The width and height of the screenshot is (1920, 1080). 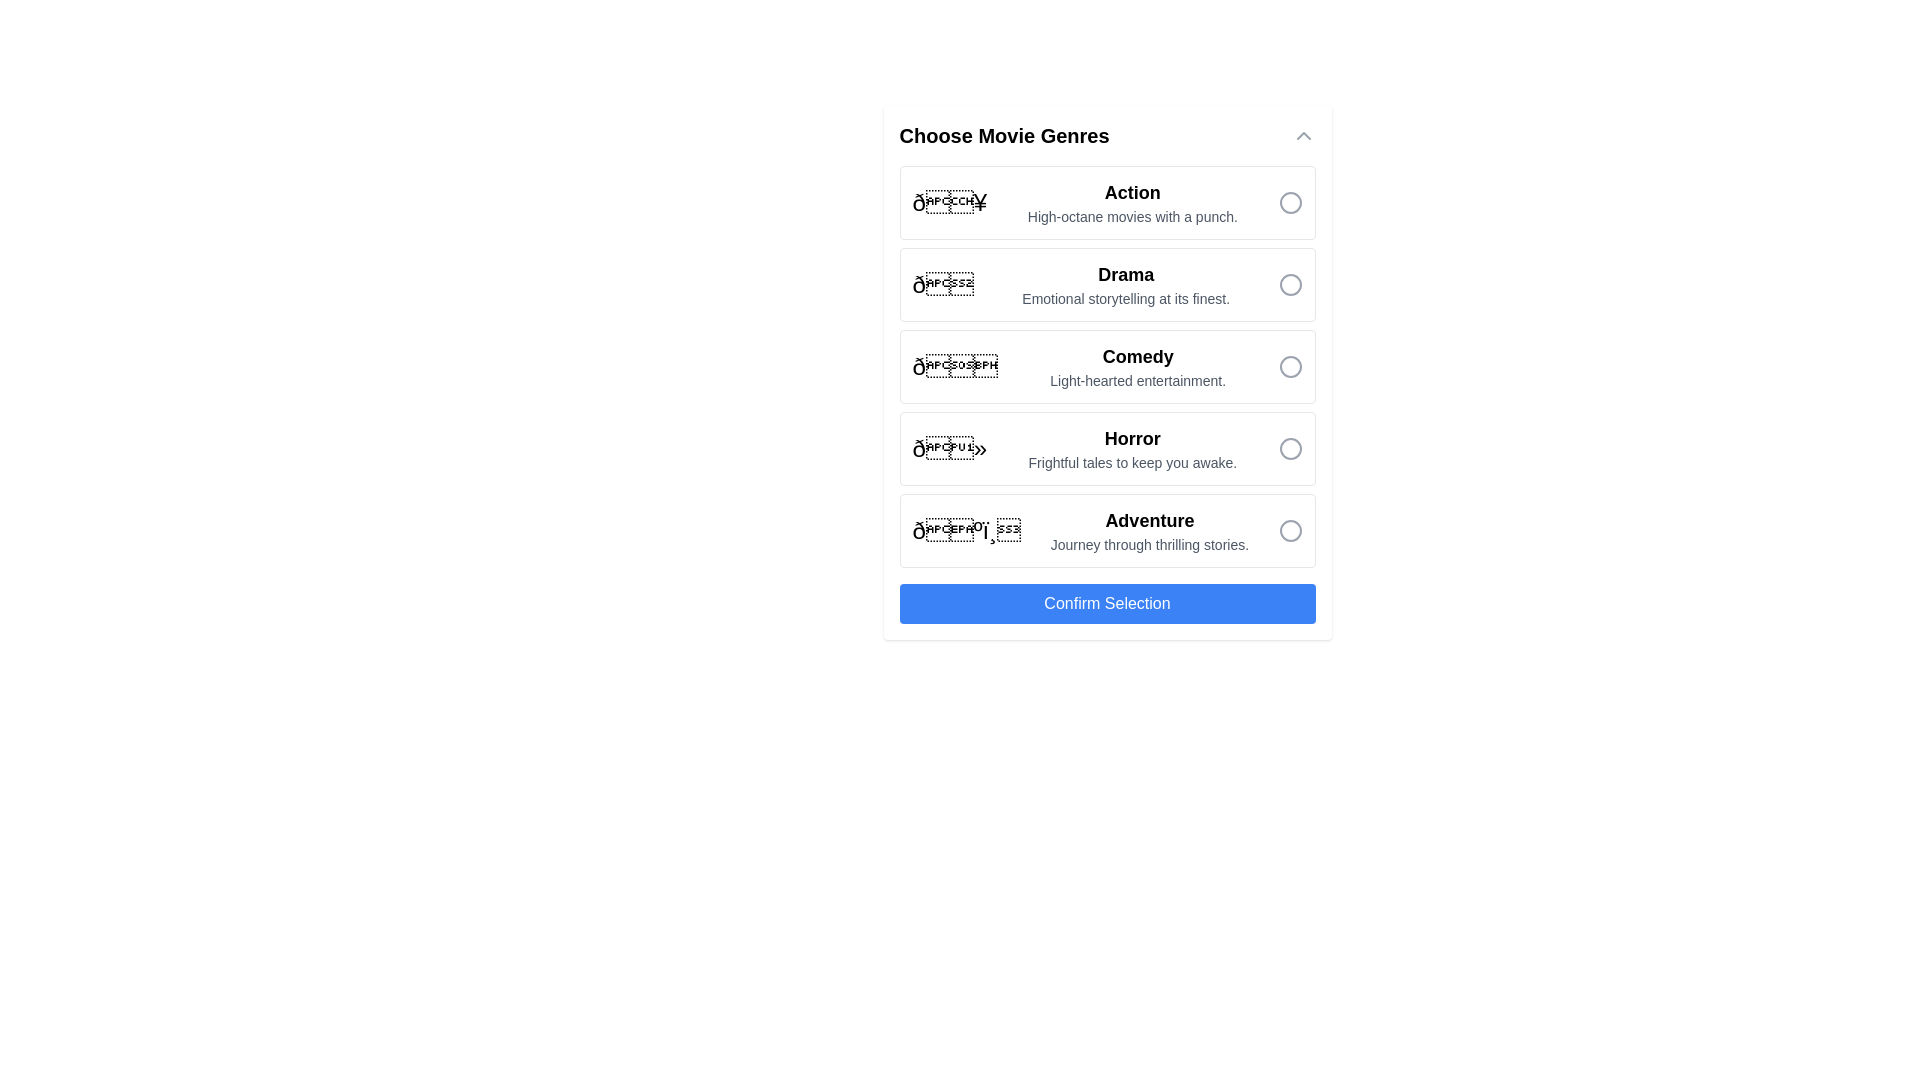 I want to click on the text label displaying "Emotional storytelling at its finest." which is styled in gray and positioned beneath the bold text "Drama" in the movie genre selection list, so click(x=1126, y=299).